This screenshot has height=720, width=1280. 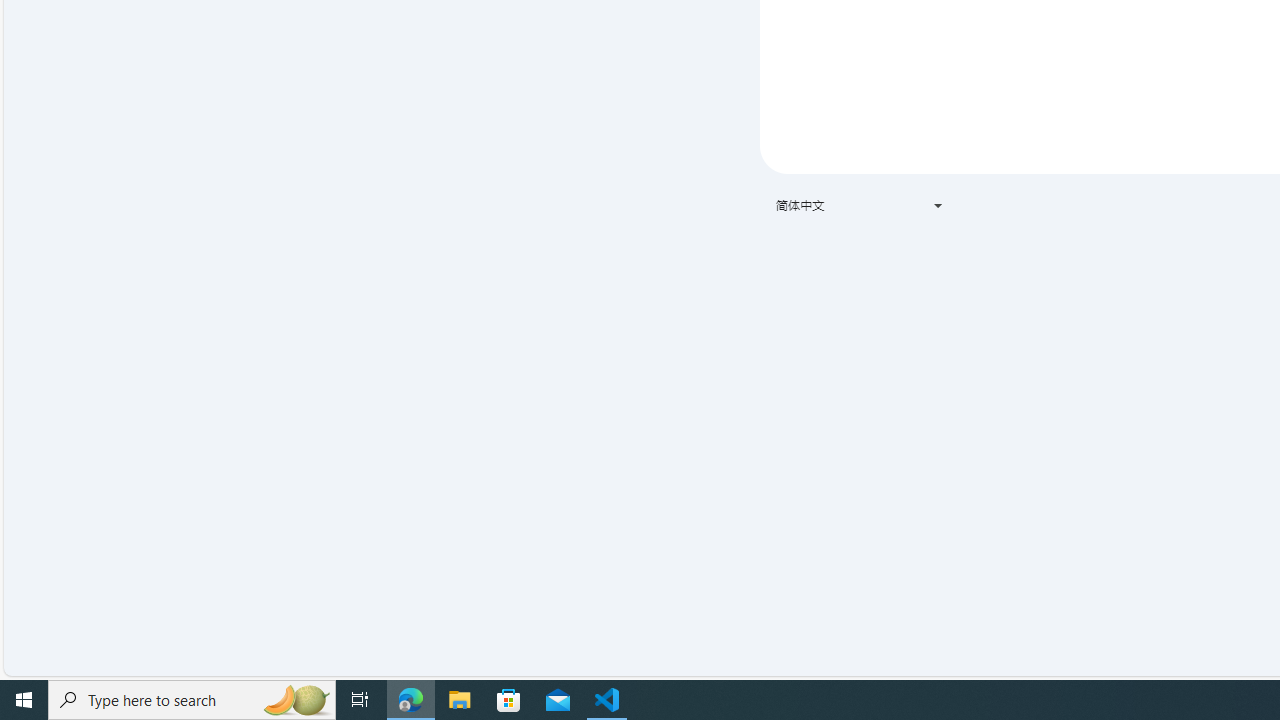 I want to click on 'Class: VfPpkd-t08AT-Bz112c-Bd00G', so click(x=937, y=205).